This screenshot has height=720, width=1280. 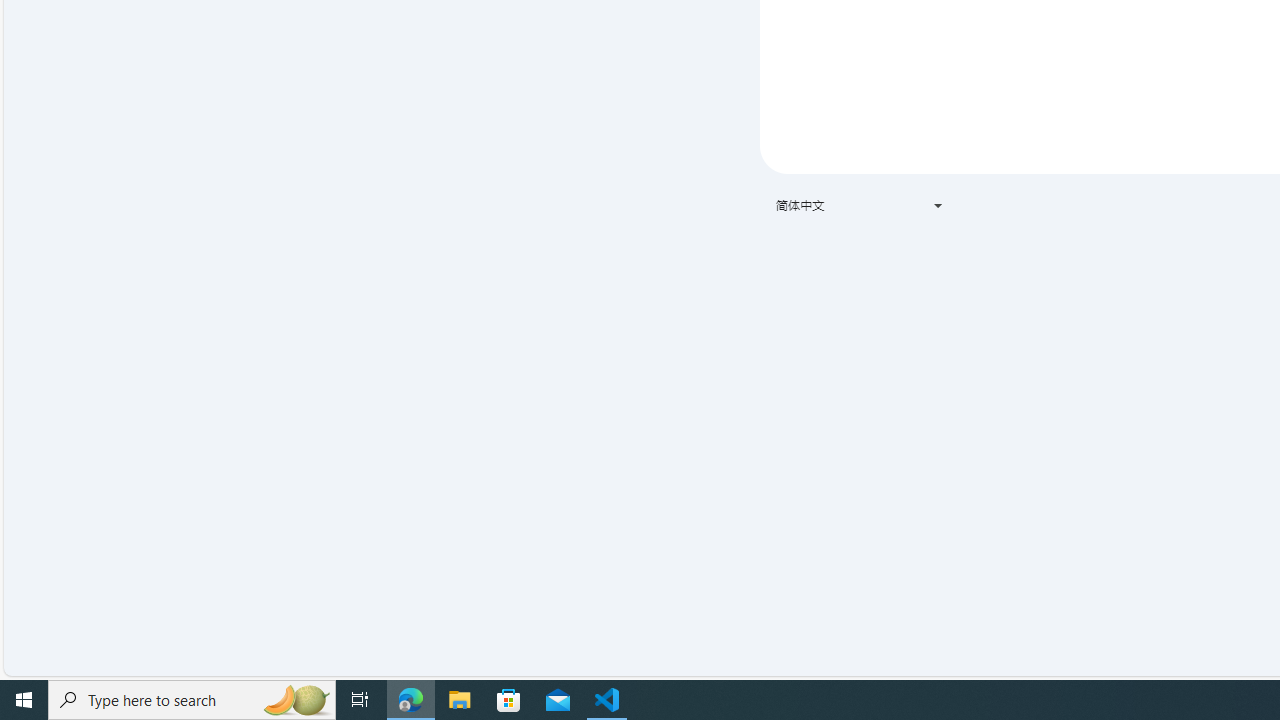 I want to click on 'Class: VfPpkd-t08AT-Bz112c-Bd00G', so click(x=937, y=205).